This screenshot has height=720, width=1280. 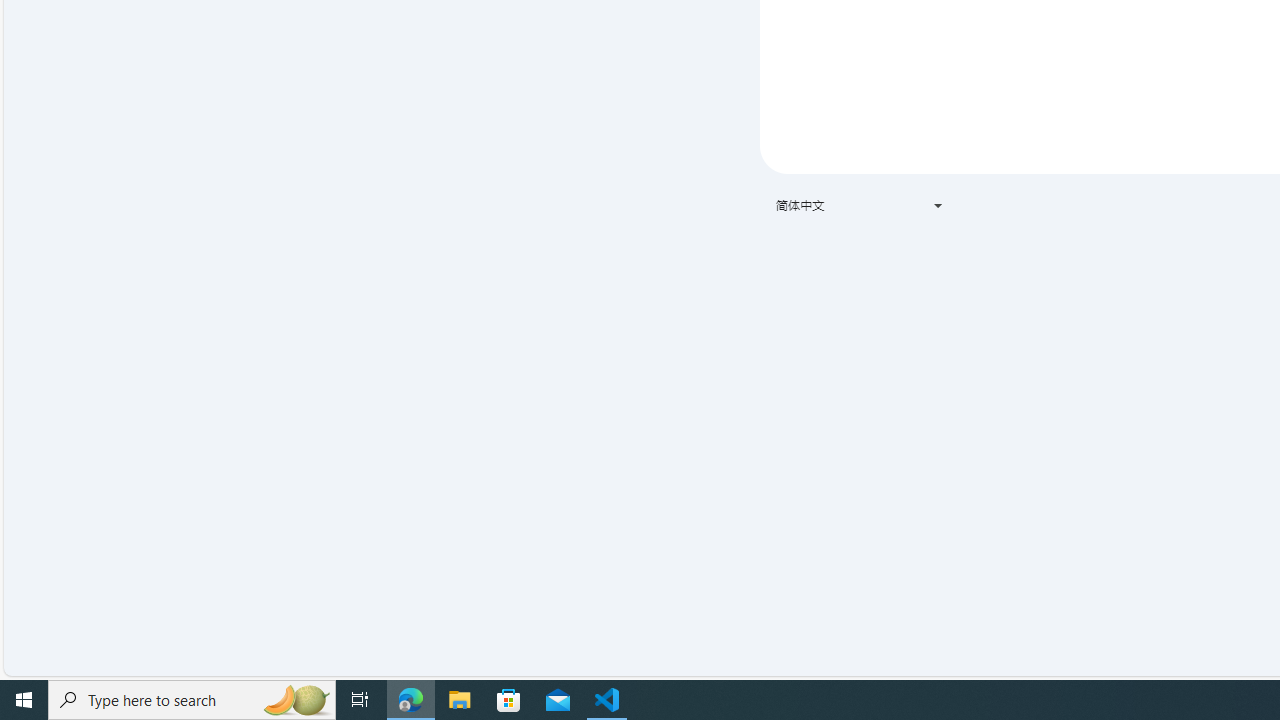 I want to click on 'Class: VfPpkd-t08AT-Bz112c-Bd00G', so click(x=937, y=205).